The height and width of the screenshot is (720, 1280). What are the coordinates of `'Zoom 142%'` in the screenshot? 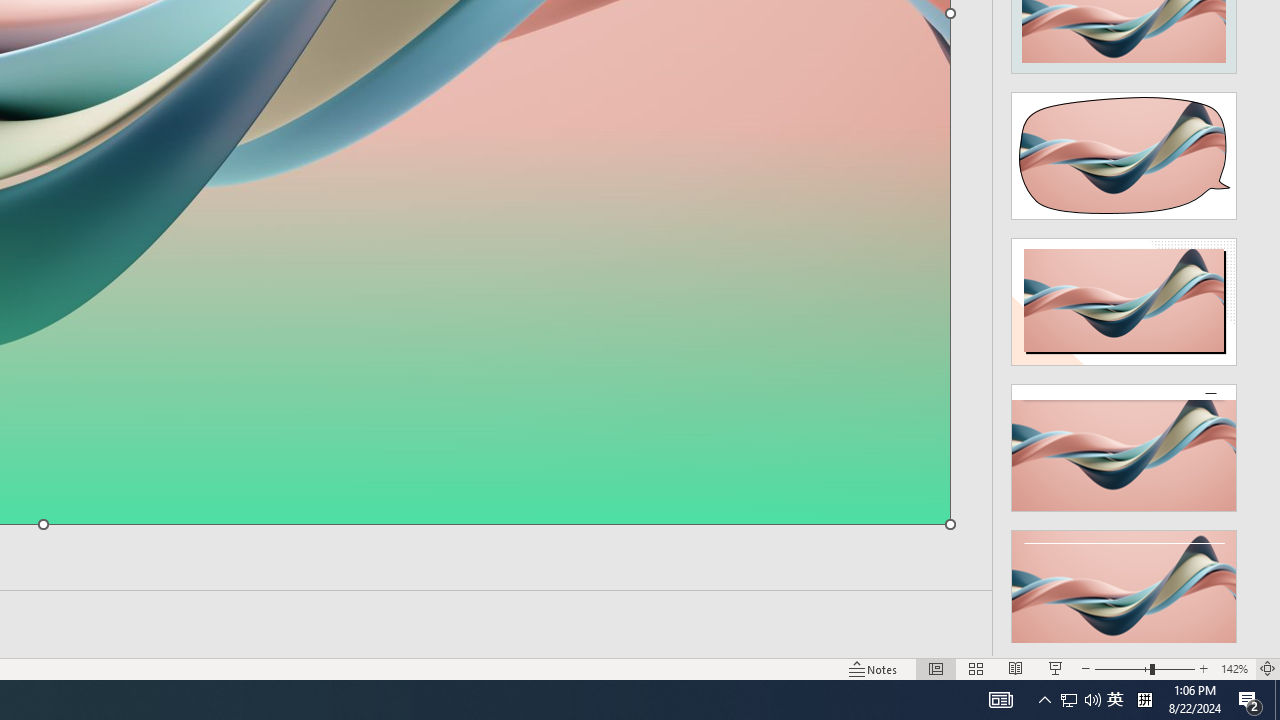 It's located at (1233, 669).